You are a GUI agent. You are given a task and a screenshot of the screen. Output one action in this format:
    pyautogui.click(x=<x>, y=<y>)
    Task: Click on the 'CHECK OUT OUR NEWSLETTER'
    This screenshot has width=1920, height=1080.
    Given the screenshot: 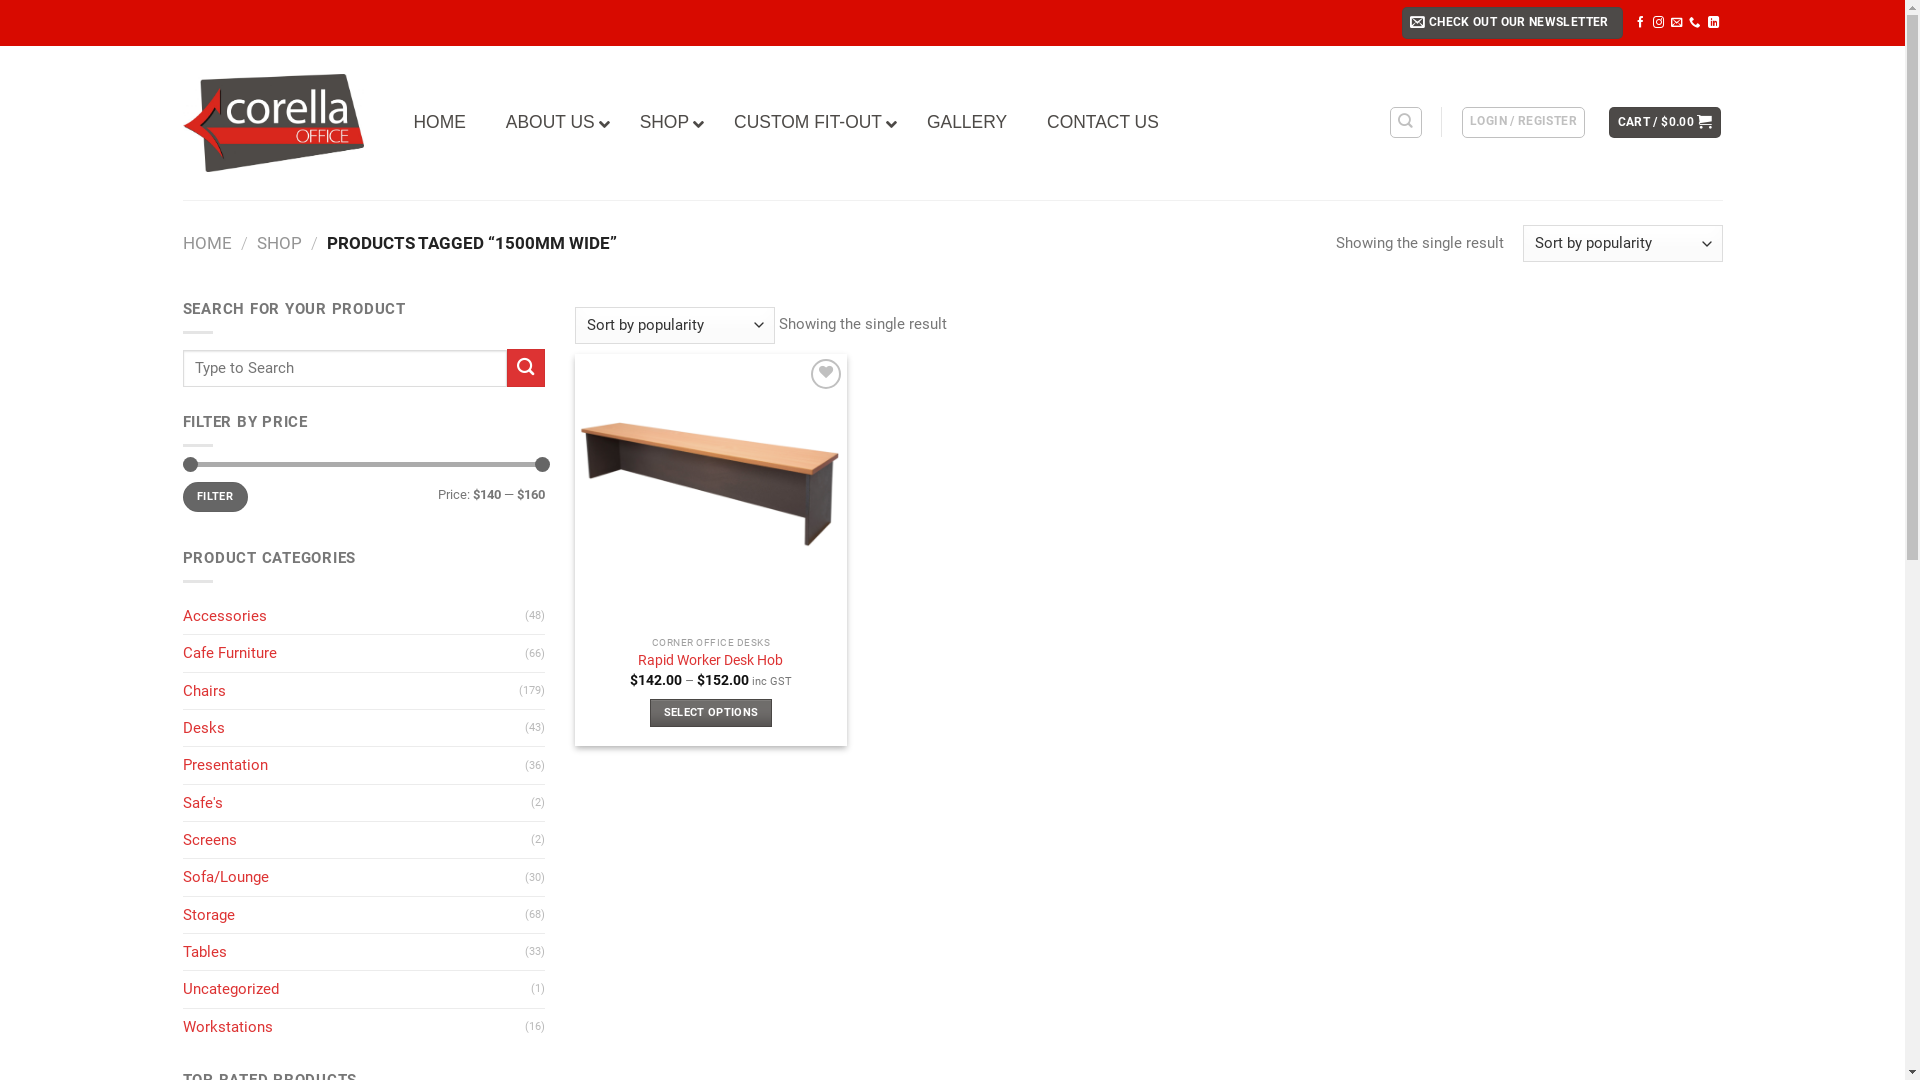 What is the action you would take?
    pyautogui.click(x=1512, y=22)
    